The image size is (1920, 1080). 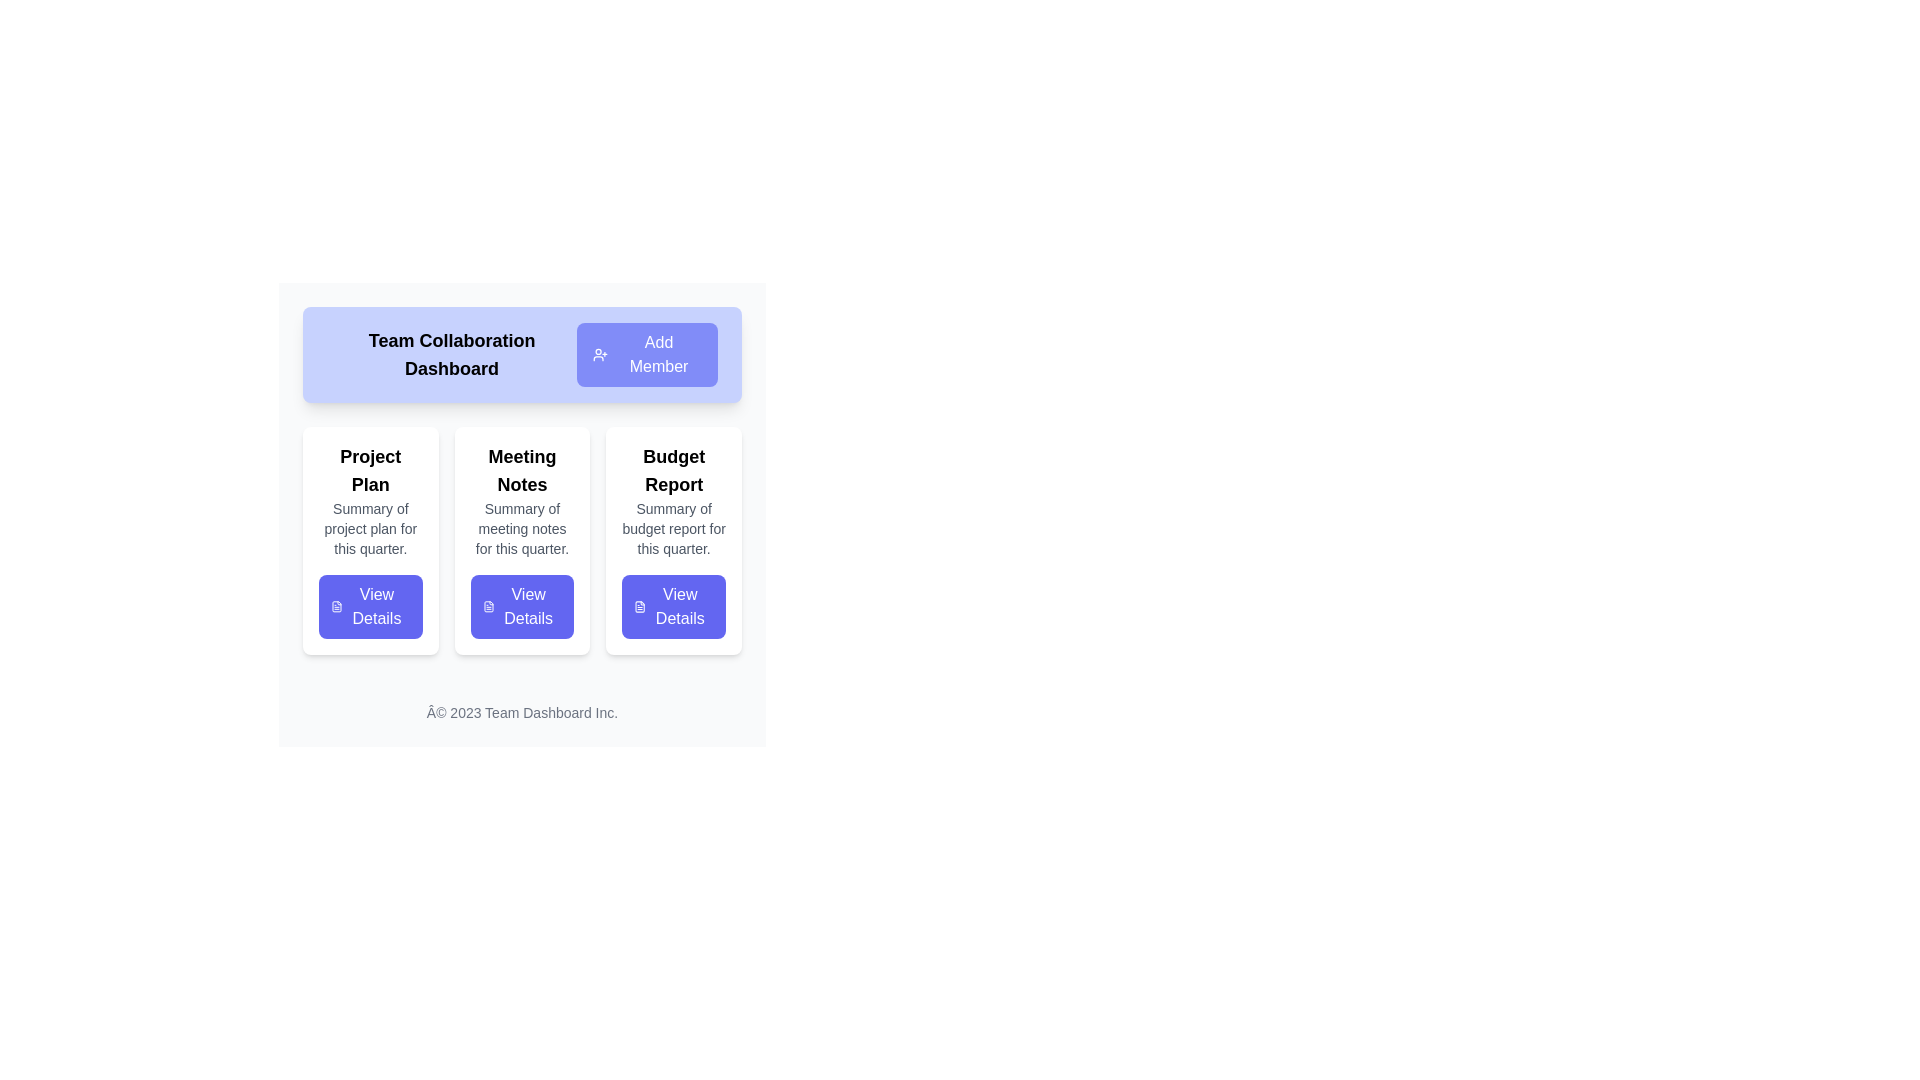 What do you see at coordinates (522, 712) in the screenshot?
I see `the text display element showing '© 2023 Team Dashboard Inc.' located at the bottom-center of the interface` at bounding box center [522, 712].